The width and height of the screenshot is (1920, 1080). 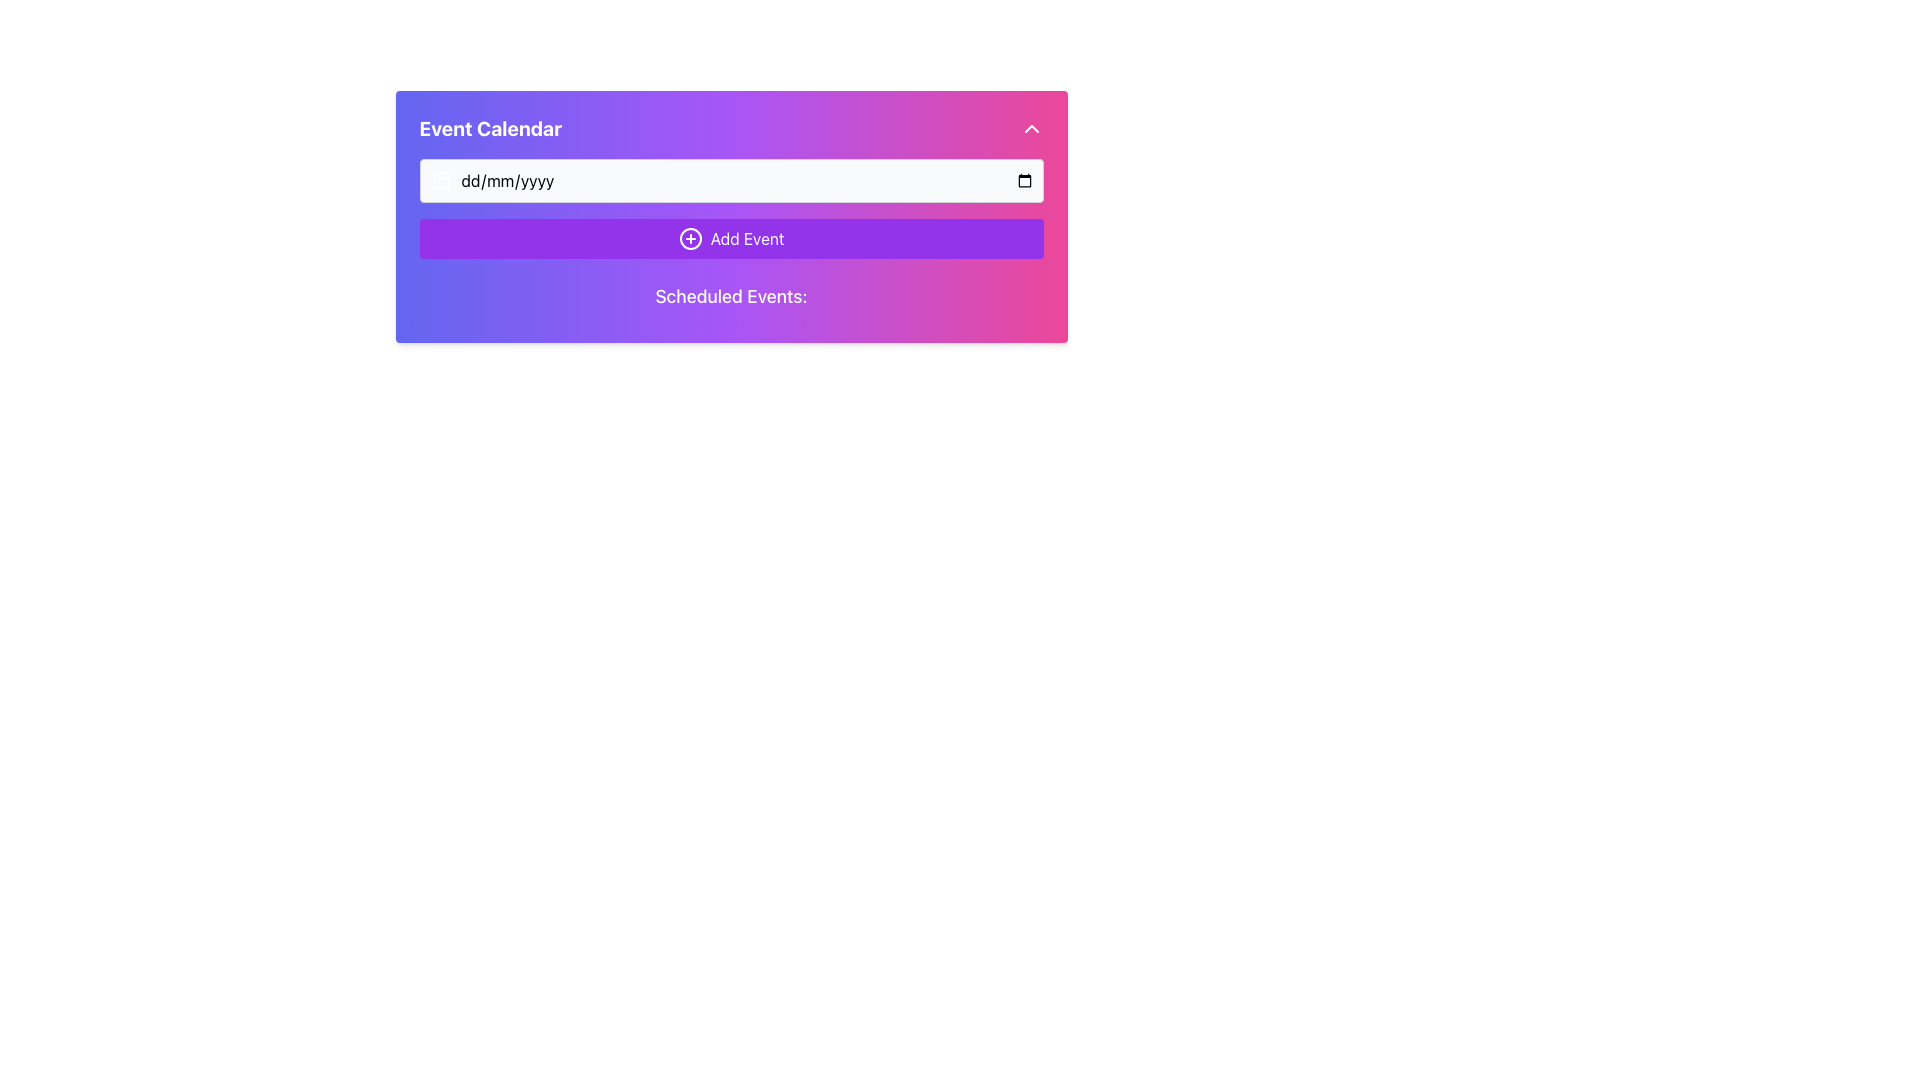 I want to click on the circular icon within the 'Add Event' button, so click(x=690, y=238).